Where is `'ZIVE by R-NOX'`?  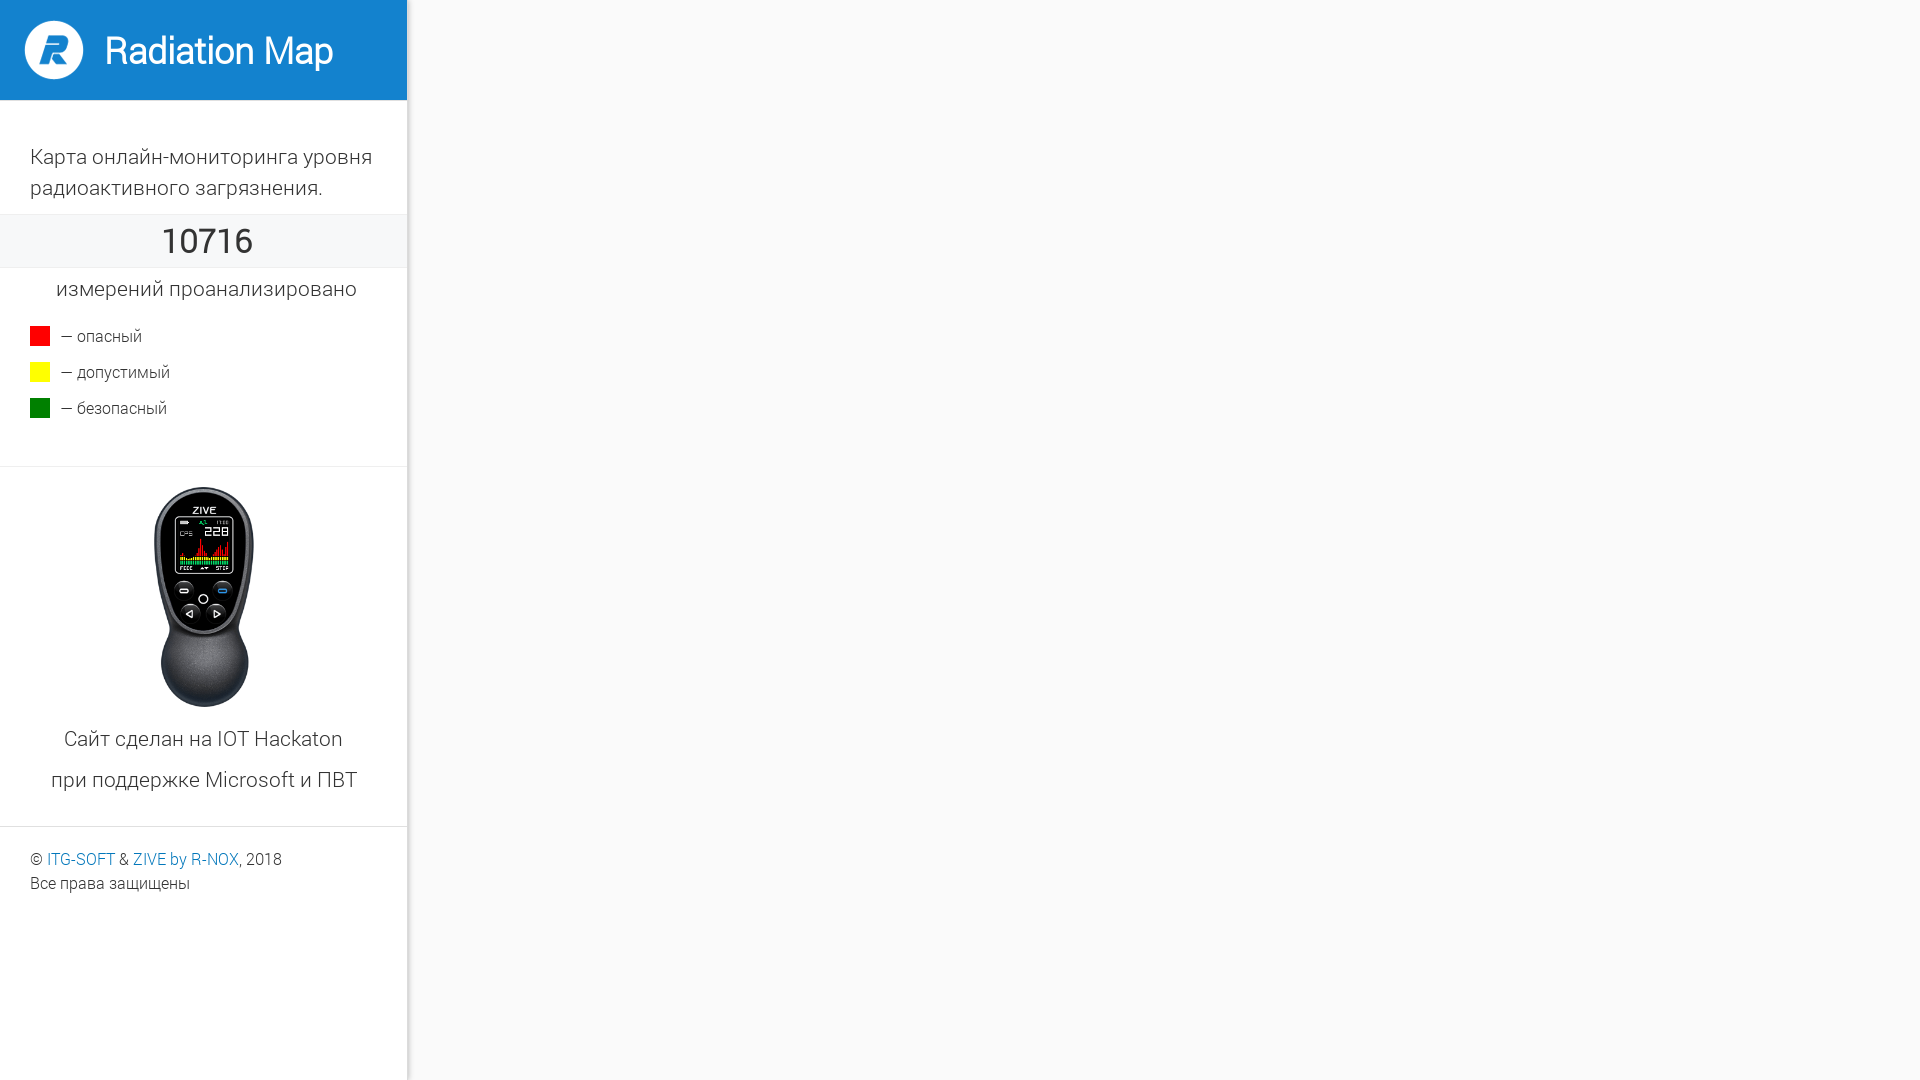
'ZIVE by R-NOX' is located at coordinates (186, 857).